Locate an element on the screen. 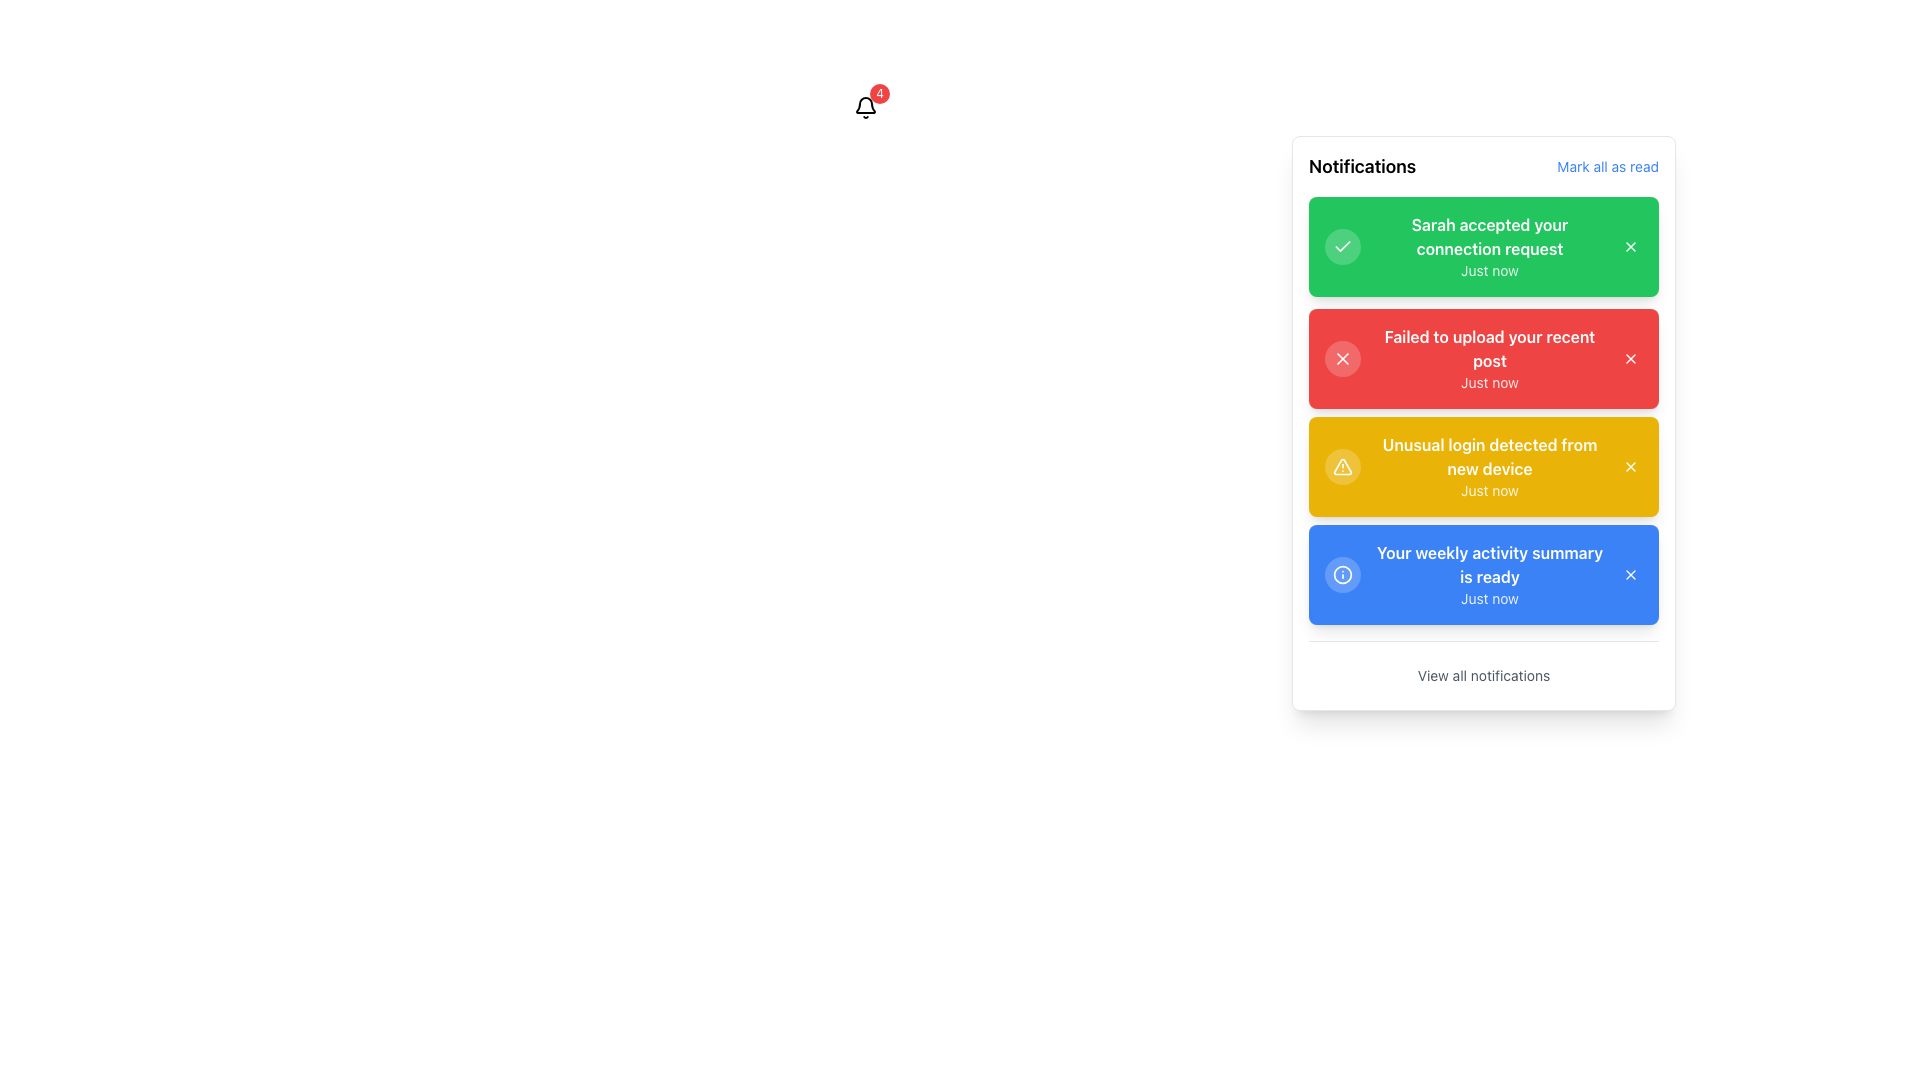 The width and height of the screenshot is (1920, 1080). the bell notification icon located at the center of its circular background is located at coordinates (865, 108).